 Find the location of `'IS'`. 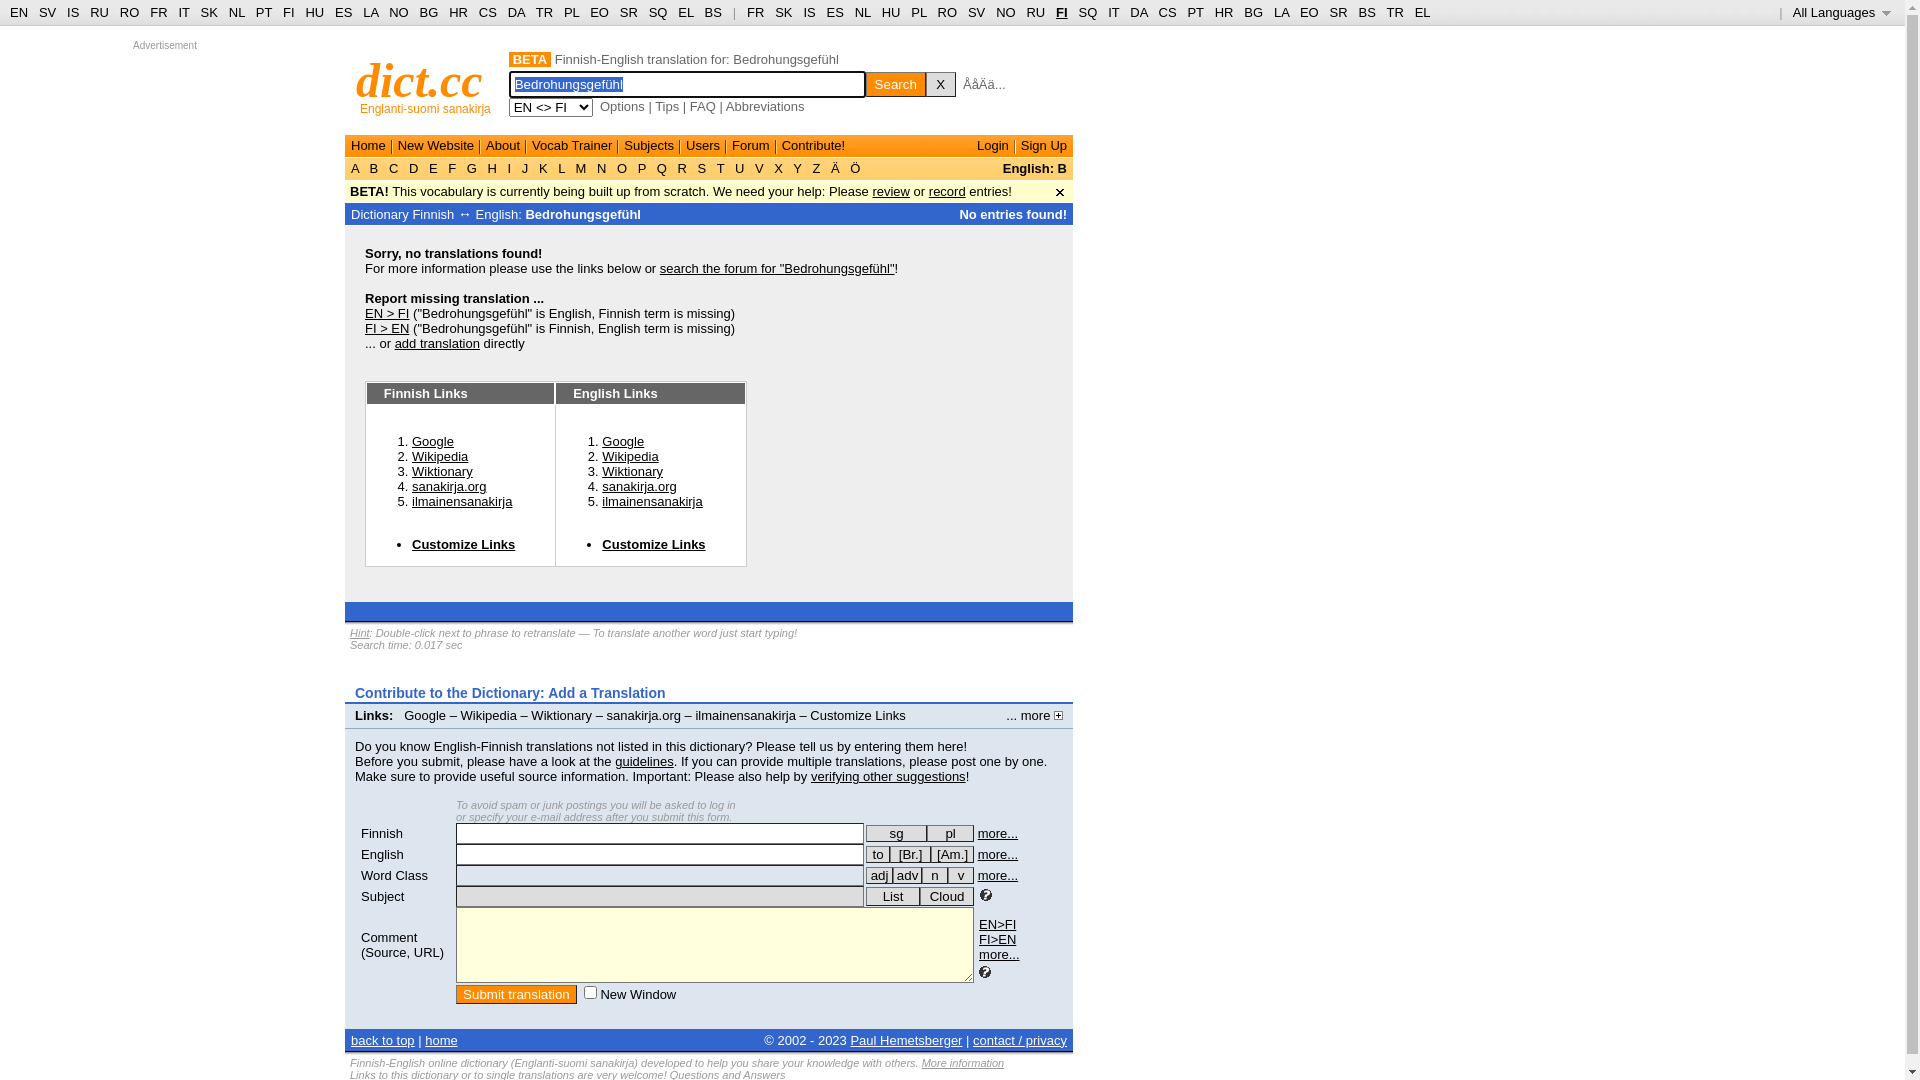

'IS' is located at coordinates (72, 12).